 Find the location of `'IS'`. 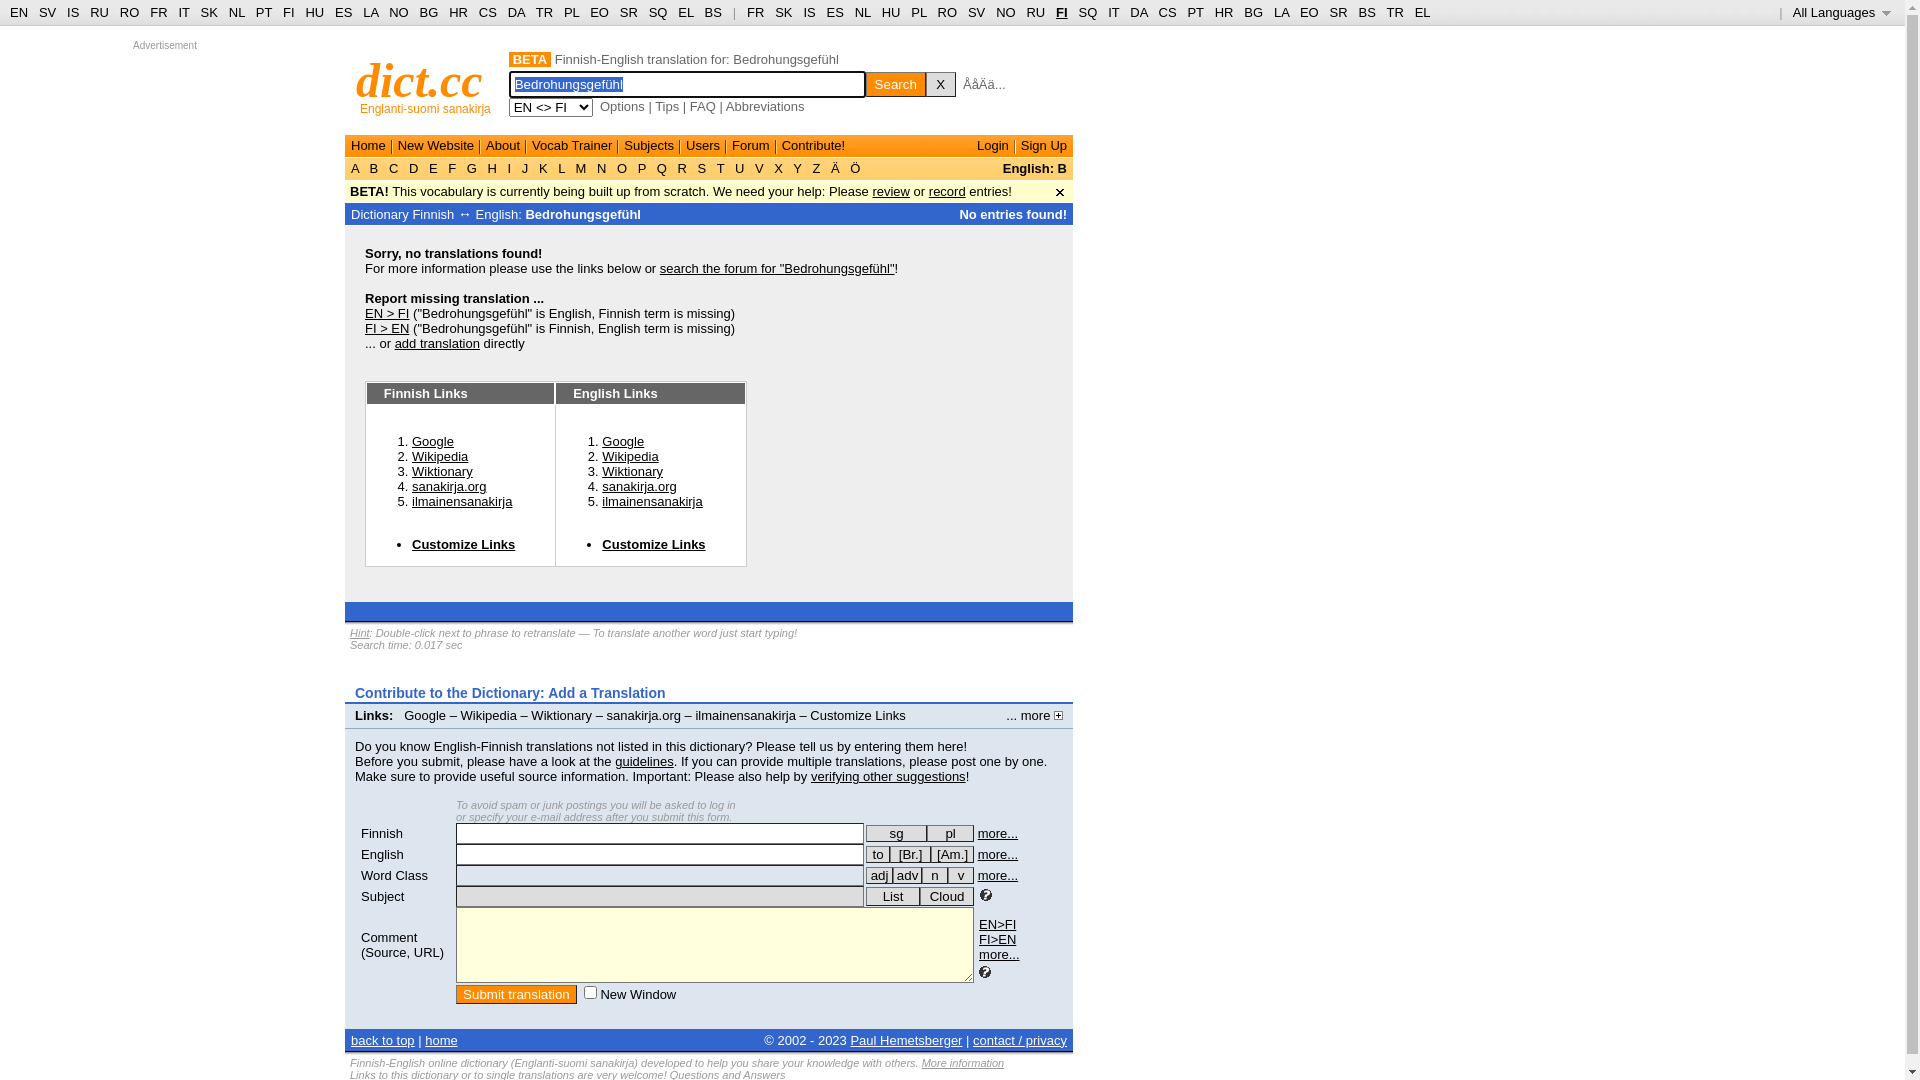

'IS' is located at coordinates (72, 12).